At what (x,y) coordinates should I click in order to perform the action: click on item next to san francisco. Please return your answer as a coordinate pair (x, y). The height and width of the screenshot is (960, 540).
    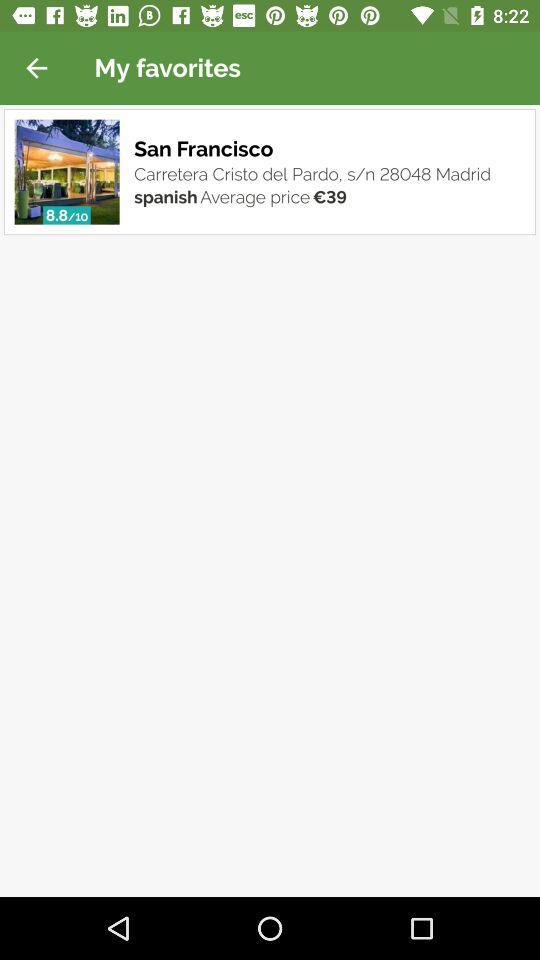
    Looking at the image, I should click on (67, 171).